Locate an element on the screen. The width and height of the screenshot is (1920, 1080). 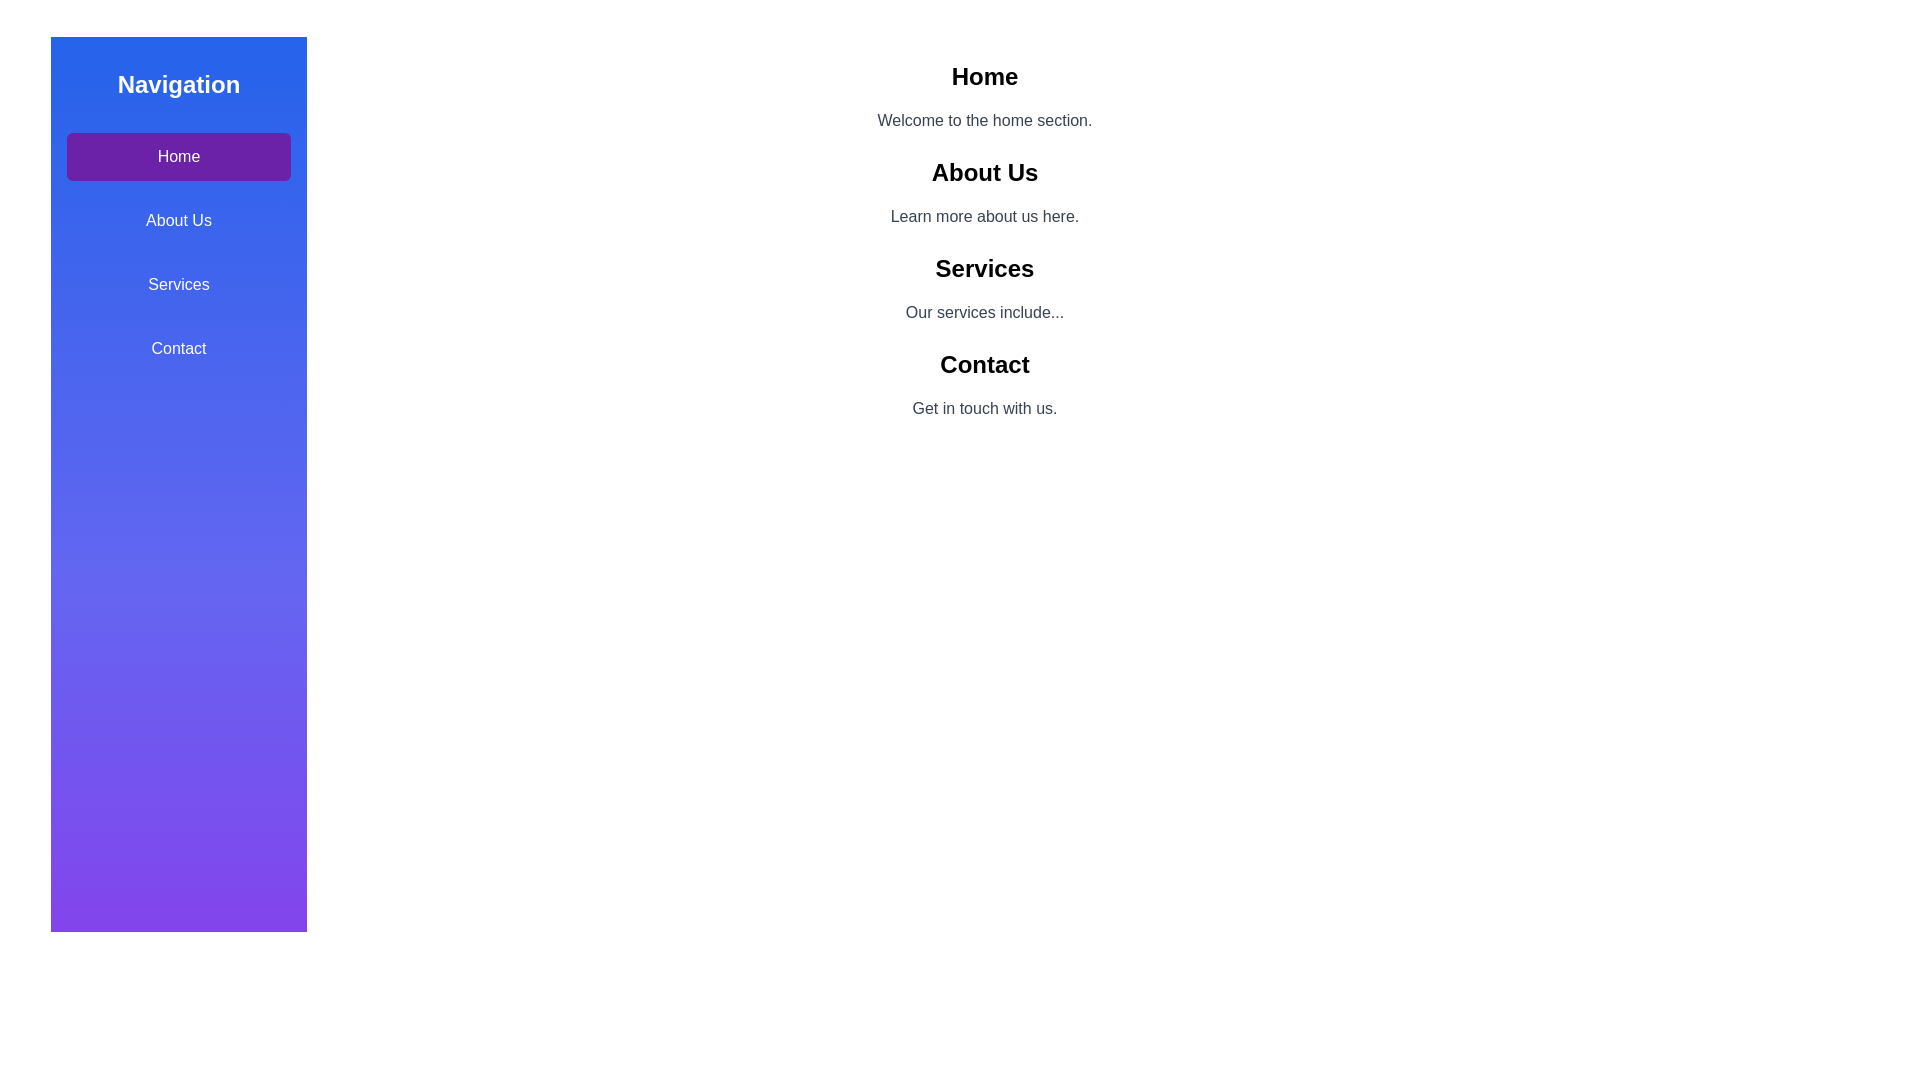
the informational text display that provides a welcoming message for the 'Home' section, located directly below the 'Home' heading is located at coordinates (984, 120).